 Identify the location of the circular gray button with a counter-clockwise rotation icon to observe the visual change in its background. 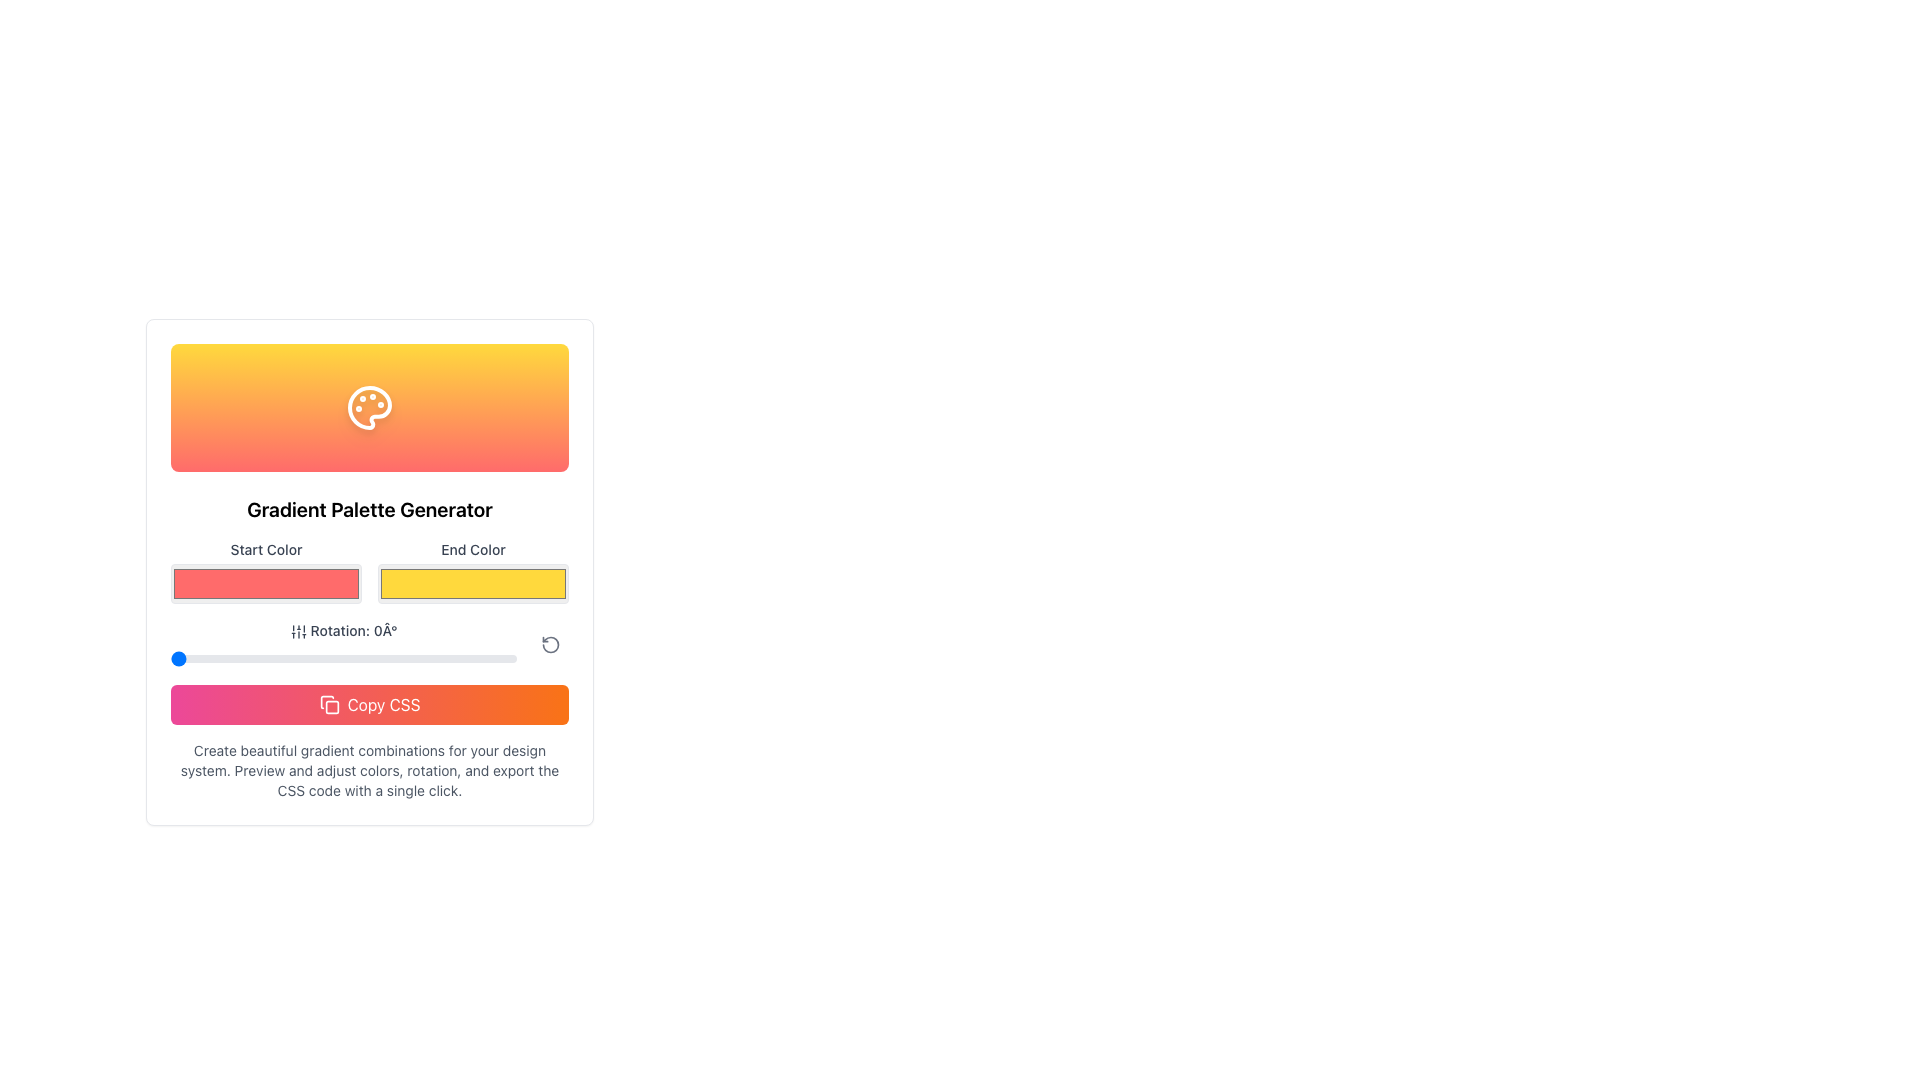
(551, 644).